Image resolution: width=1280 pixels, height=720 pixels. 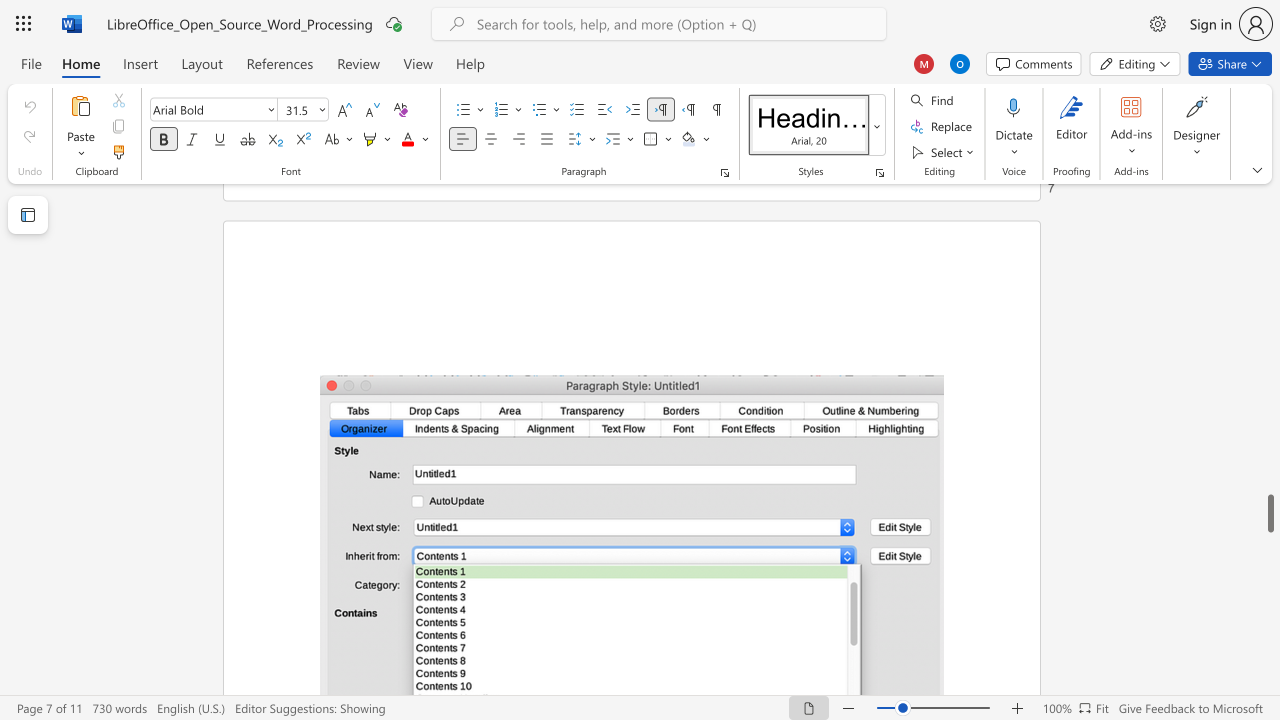 I want to click on the scrollbar on the side, so click(x=1269, y=270).